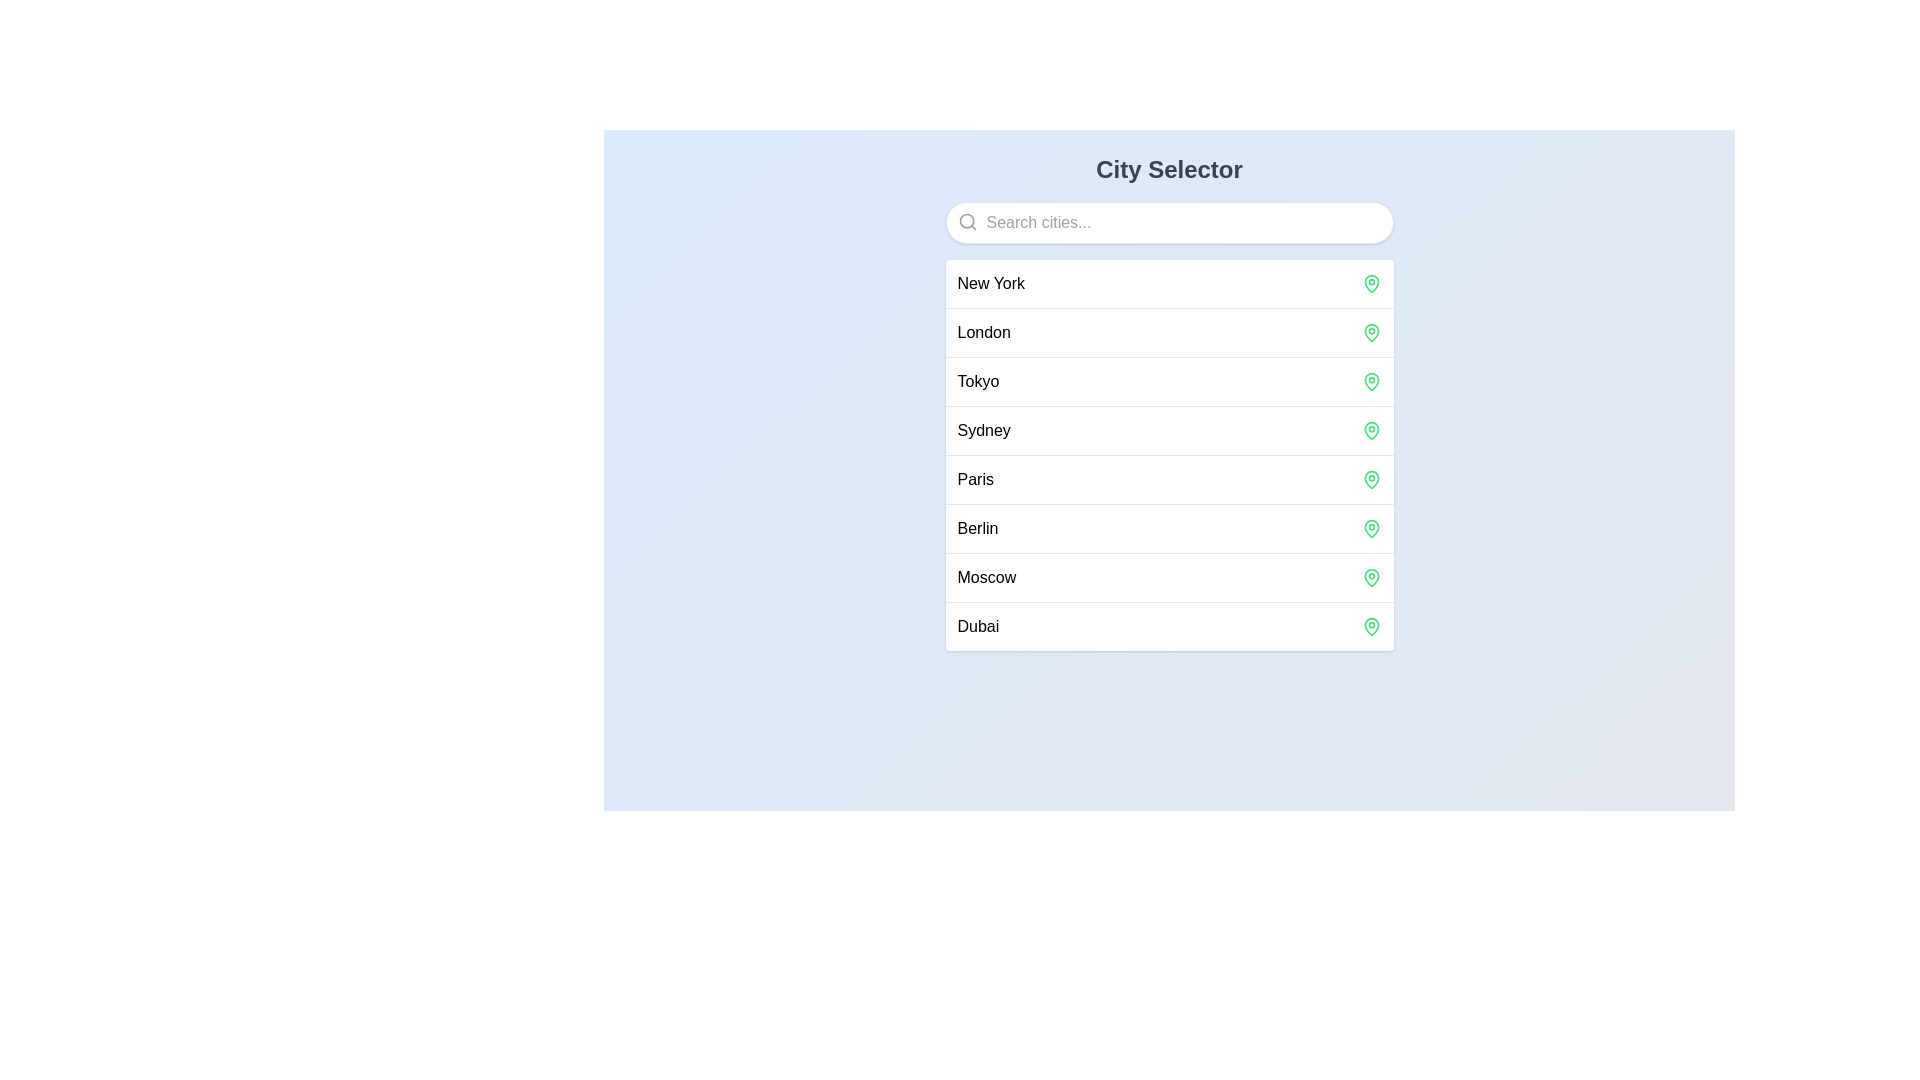 The height and width of the screenshot is (1080, 1920). I want to click on the second city name in the dropdown list, which is positioned below 'New York' and above 'Tokyo', so click(984, 331).